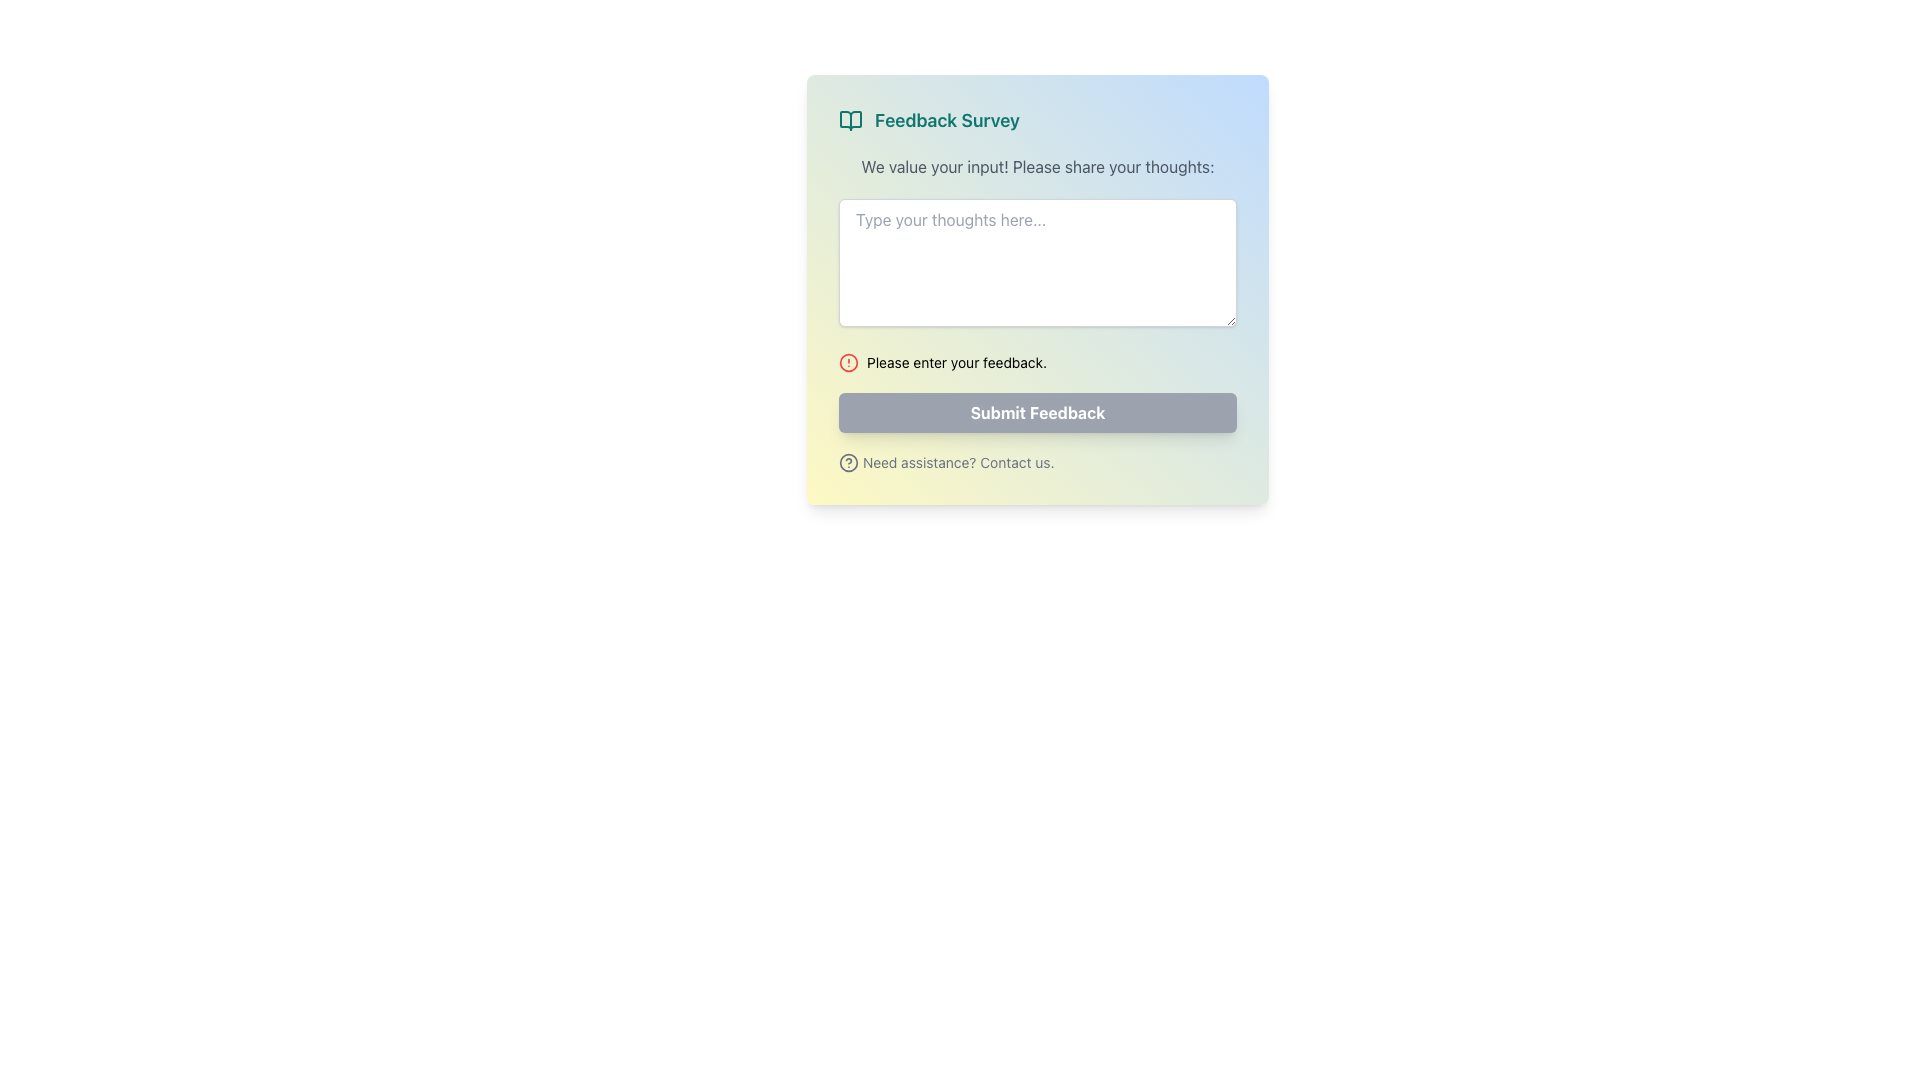  Describe the element at coordinates (849, 362) in the screenshot. I see `the circular alert icon with a red border, which is located to the left of the text 'Please enter your feedback.'` at that location.